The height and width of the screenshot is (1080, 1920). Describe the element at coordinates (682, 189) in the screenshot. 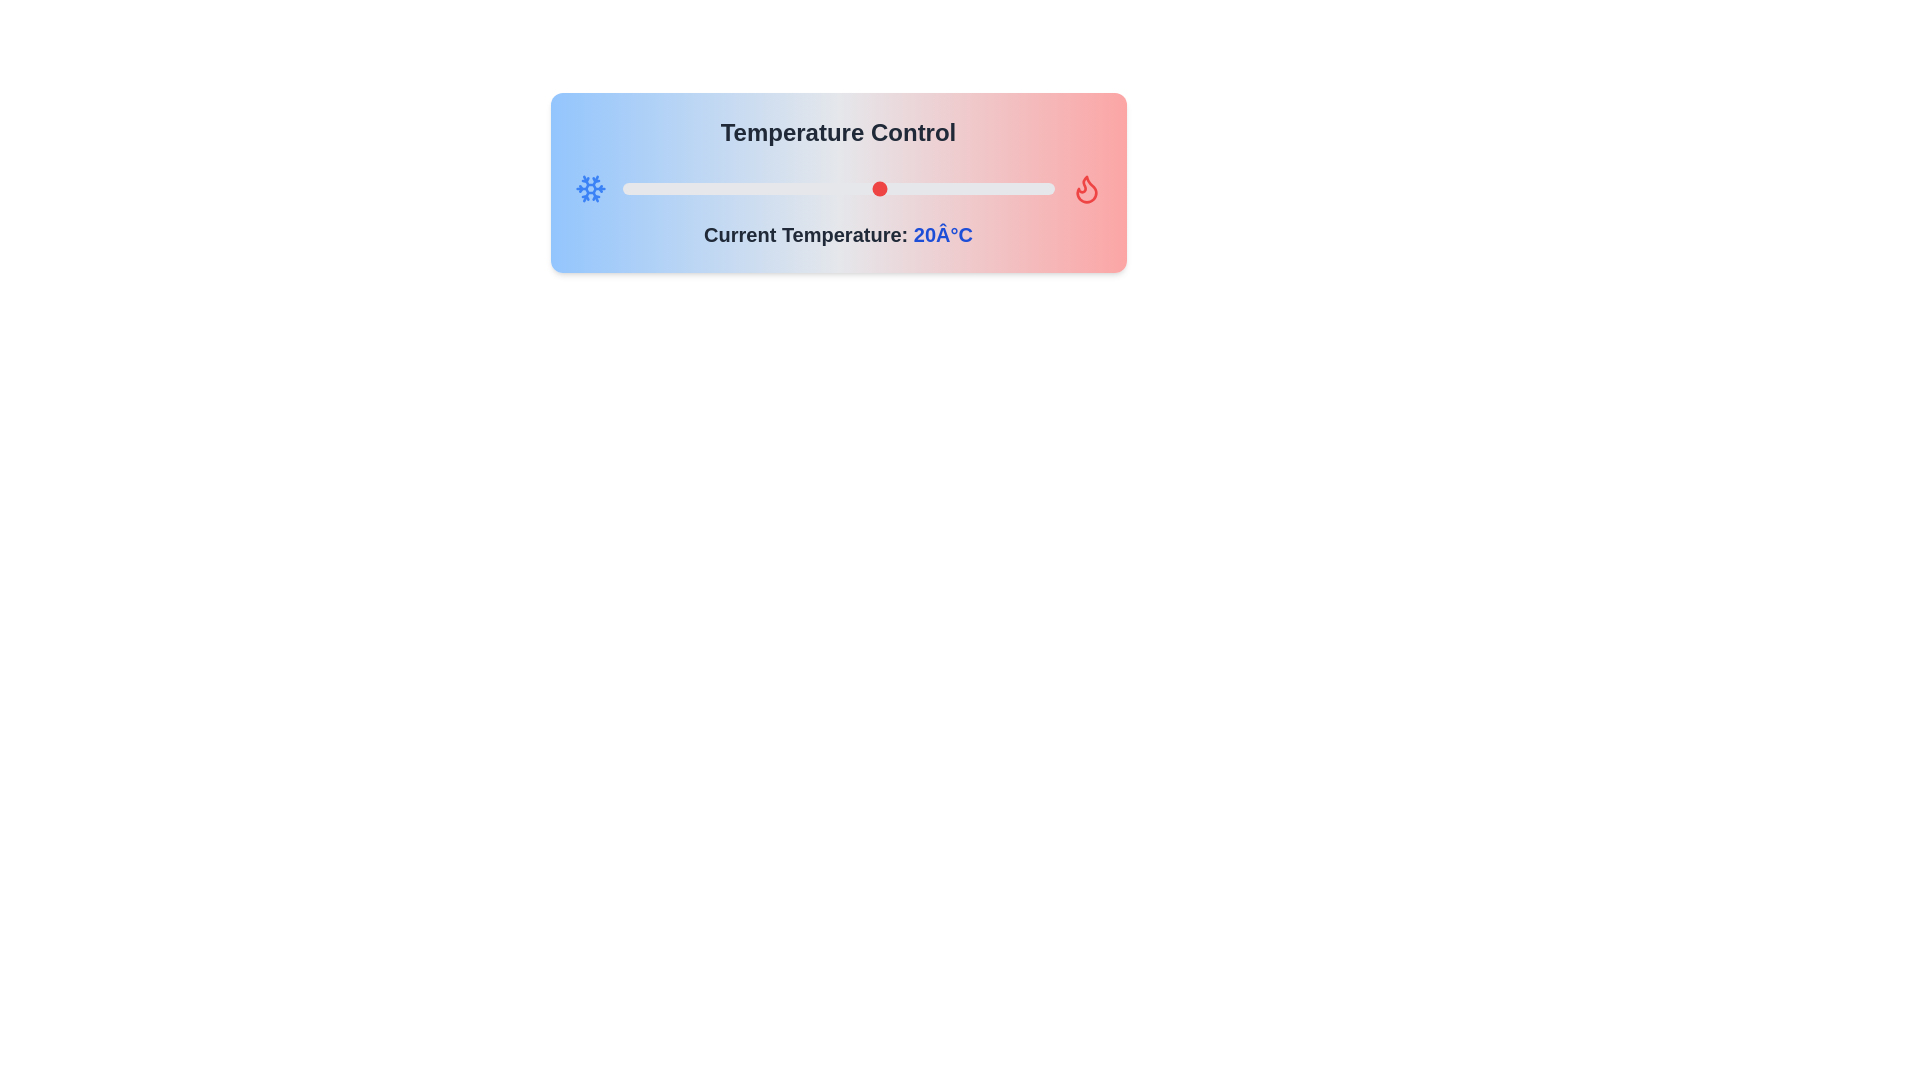

I see `the temperature slider to -3 degrees Celsius` at that location.